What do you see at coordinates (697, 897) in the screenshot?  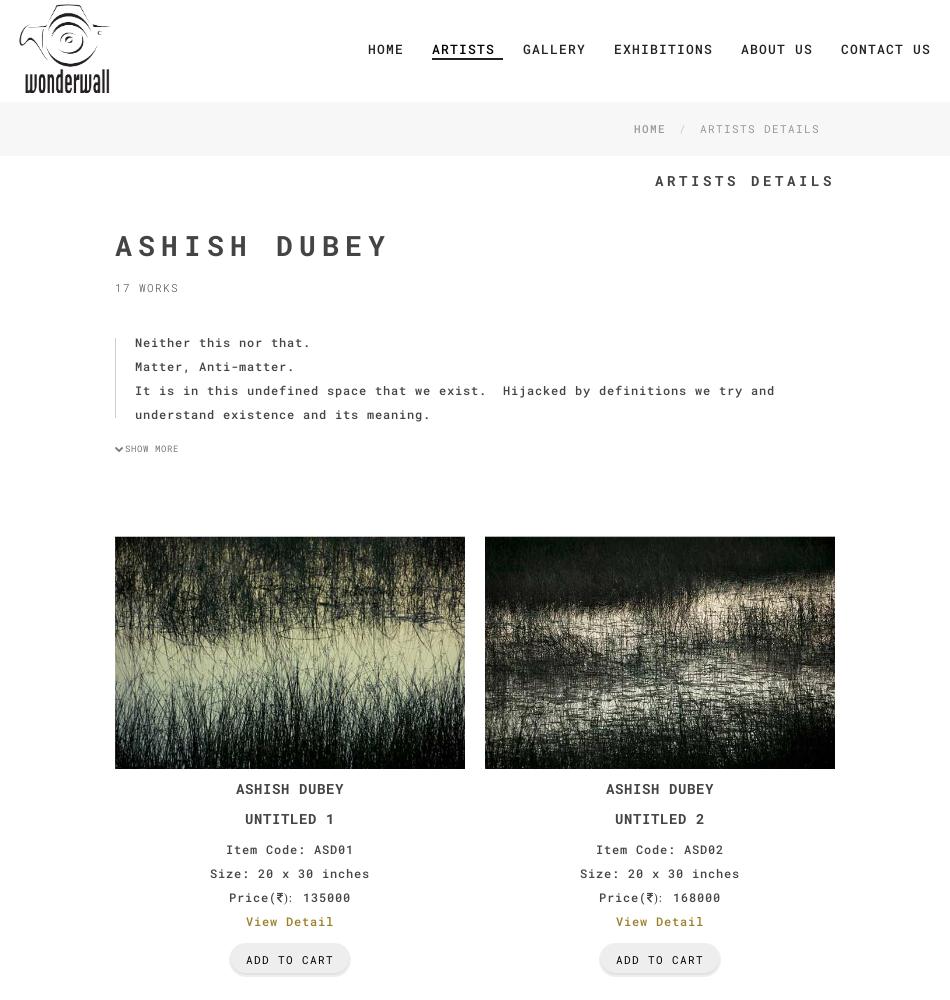 I see `'168000'` at bounding box center [697, 897].